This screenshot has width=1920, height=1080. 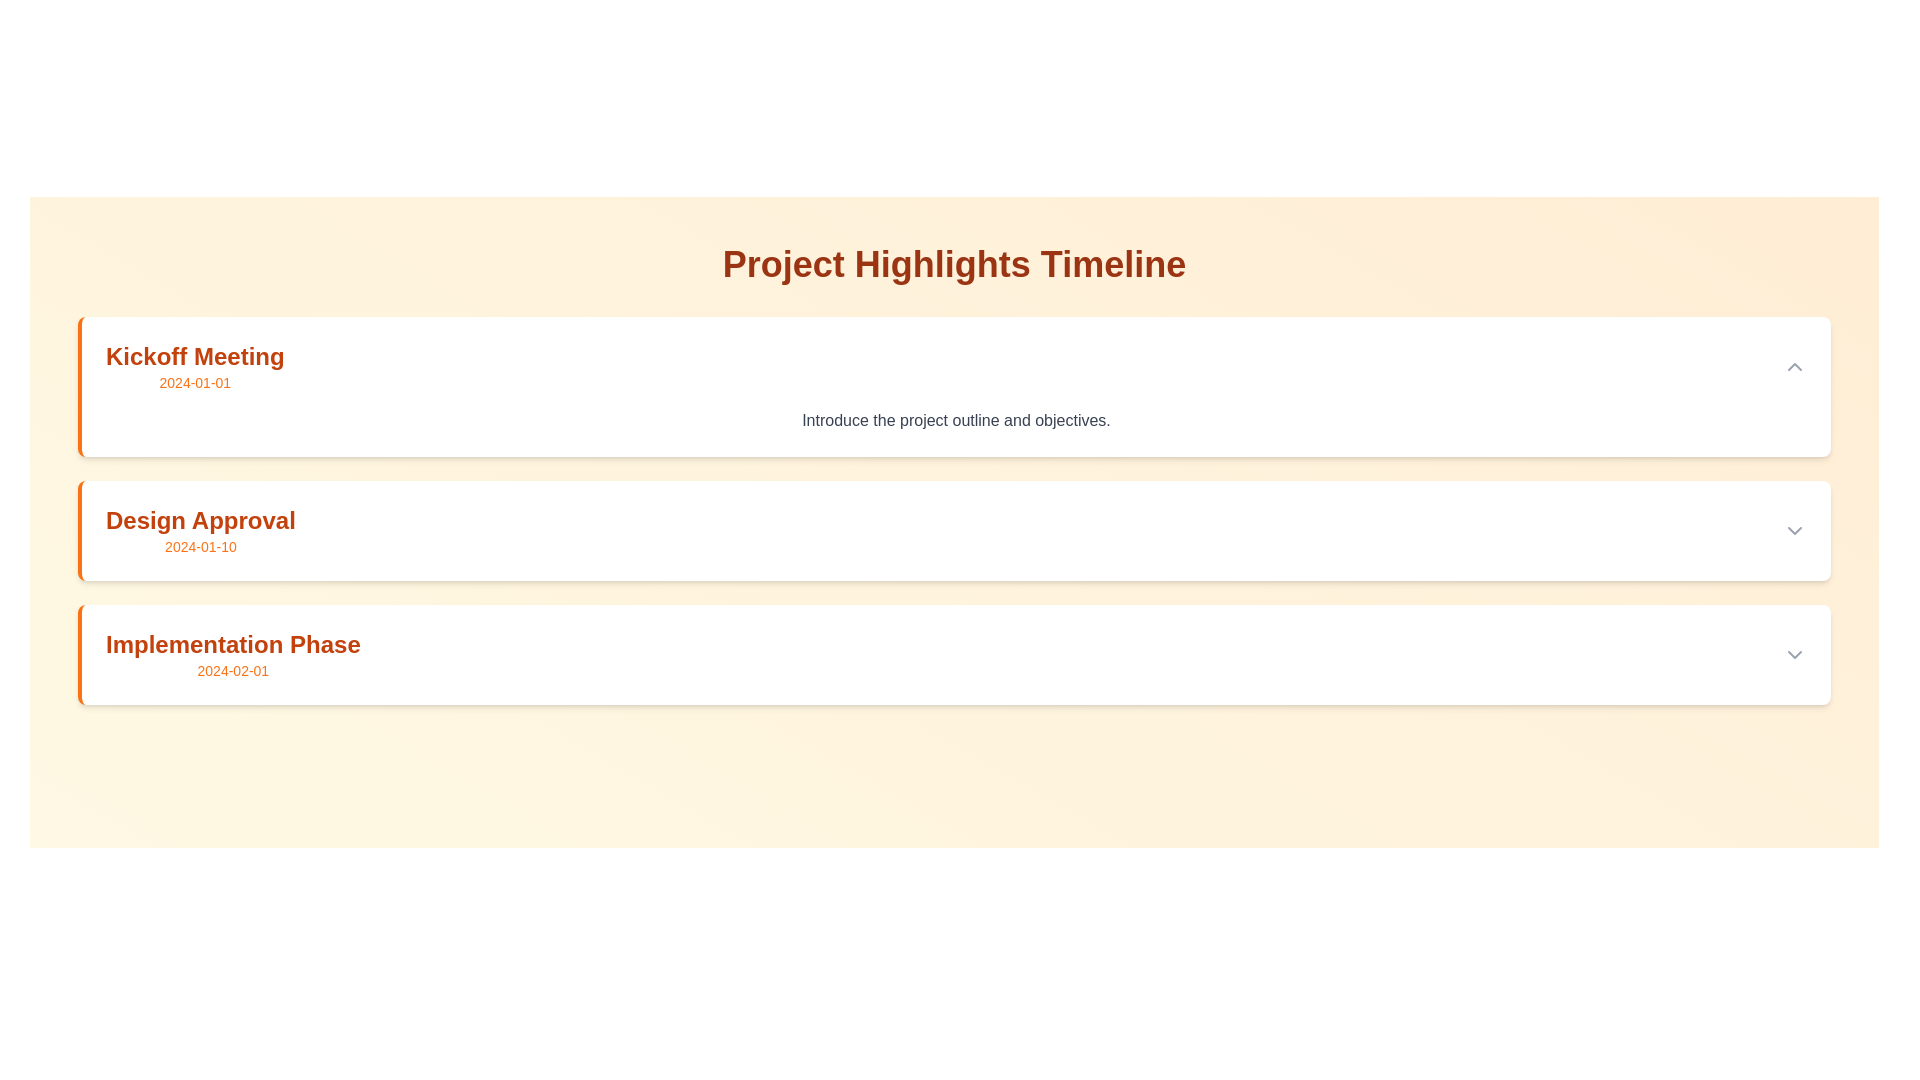 I want to click on the date text label displaying '2024-01-01', which is styled in orange and located beneath the 'Kickoff Meeting' title, centered within the first section of the timeline interface, so click(x=195, y=382).